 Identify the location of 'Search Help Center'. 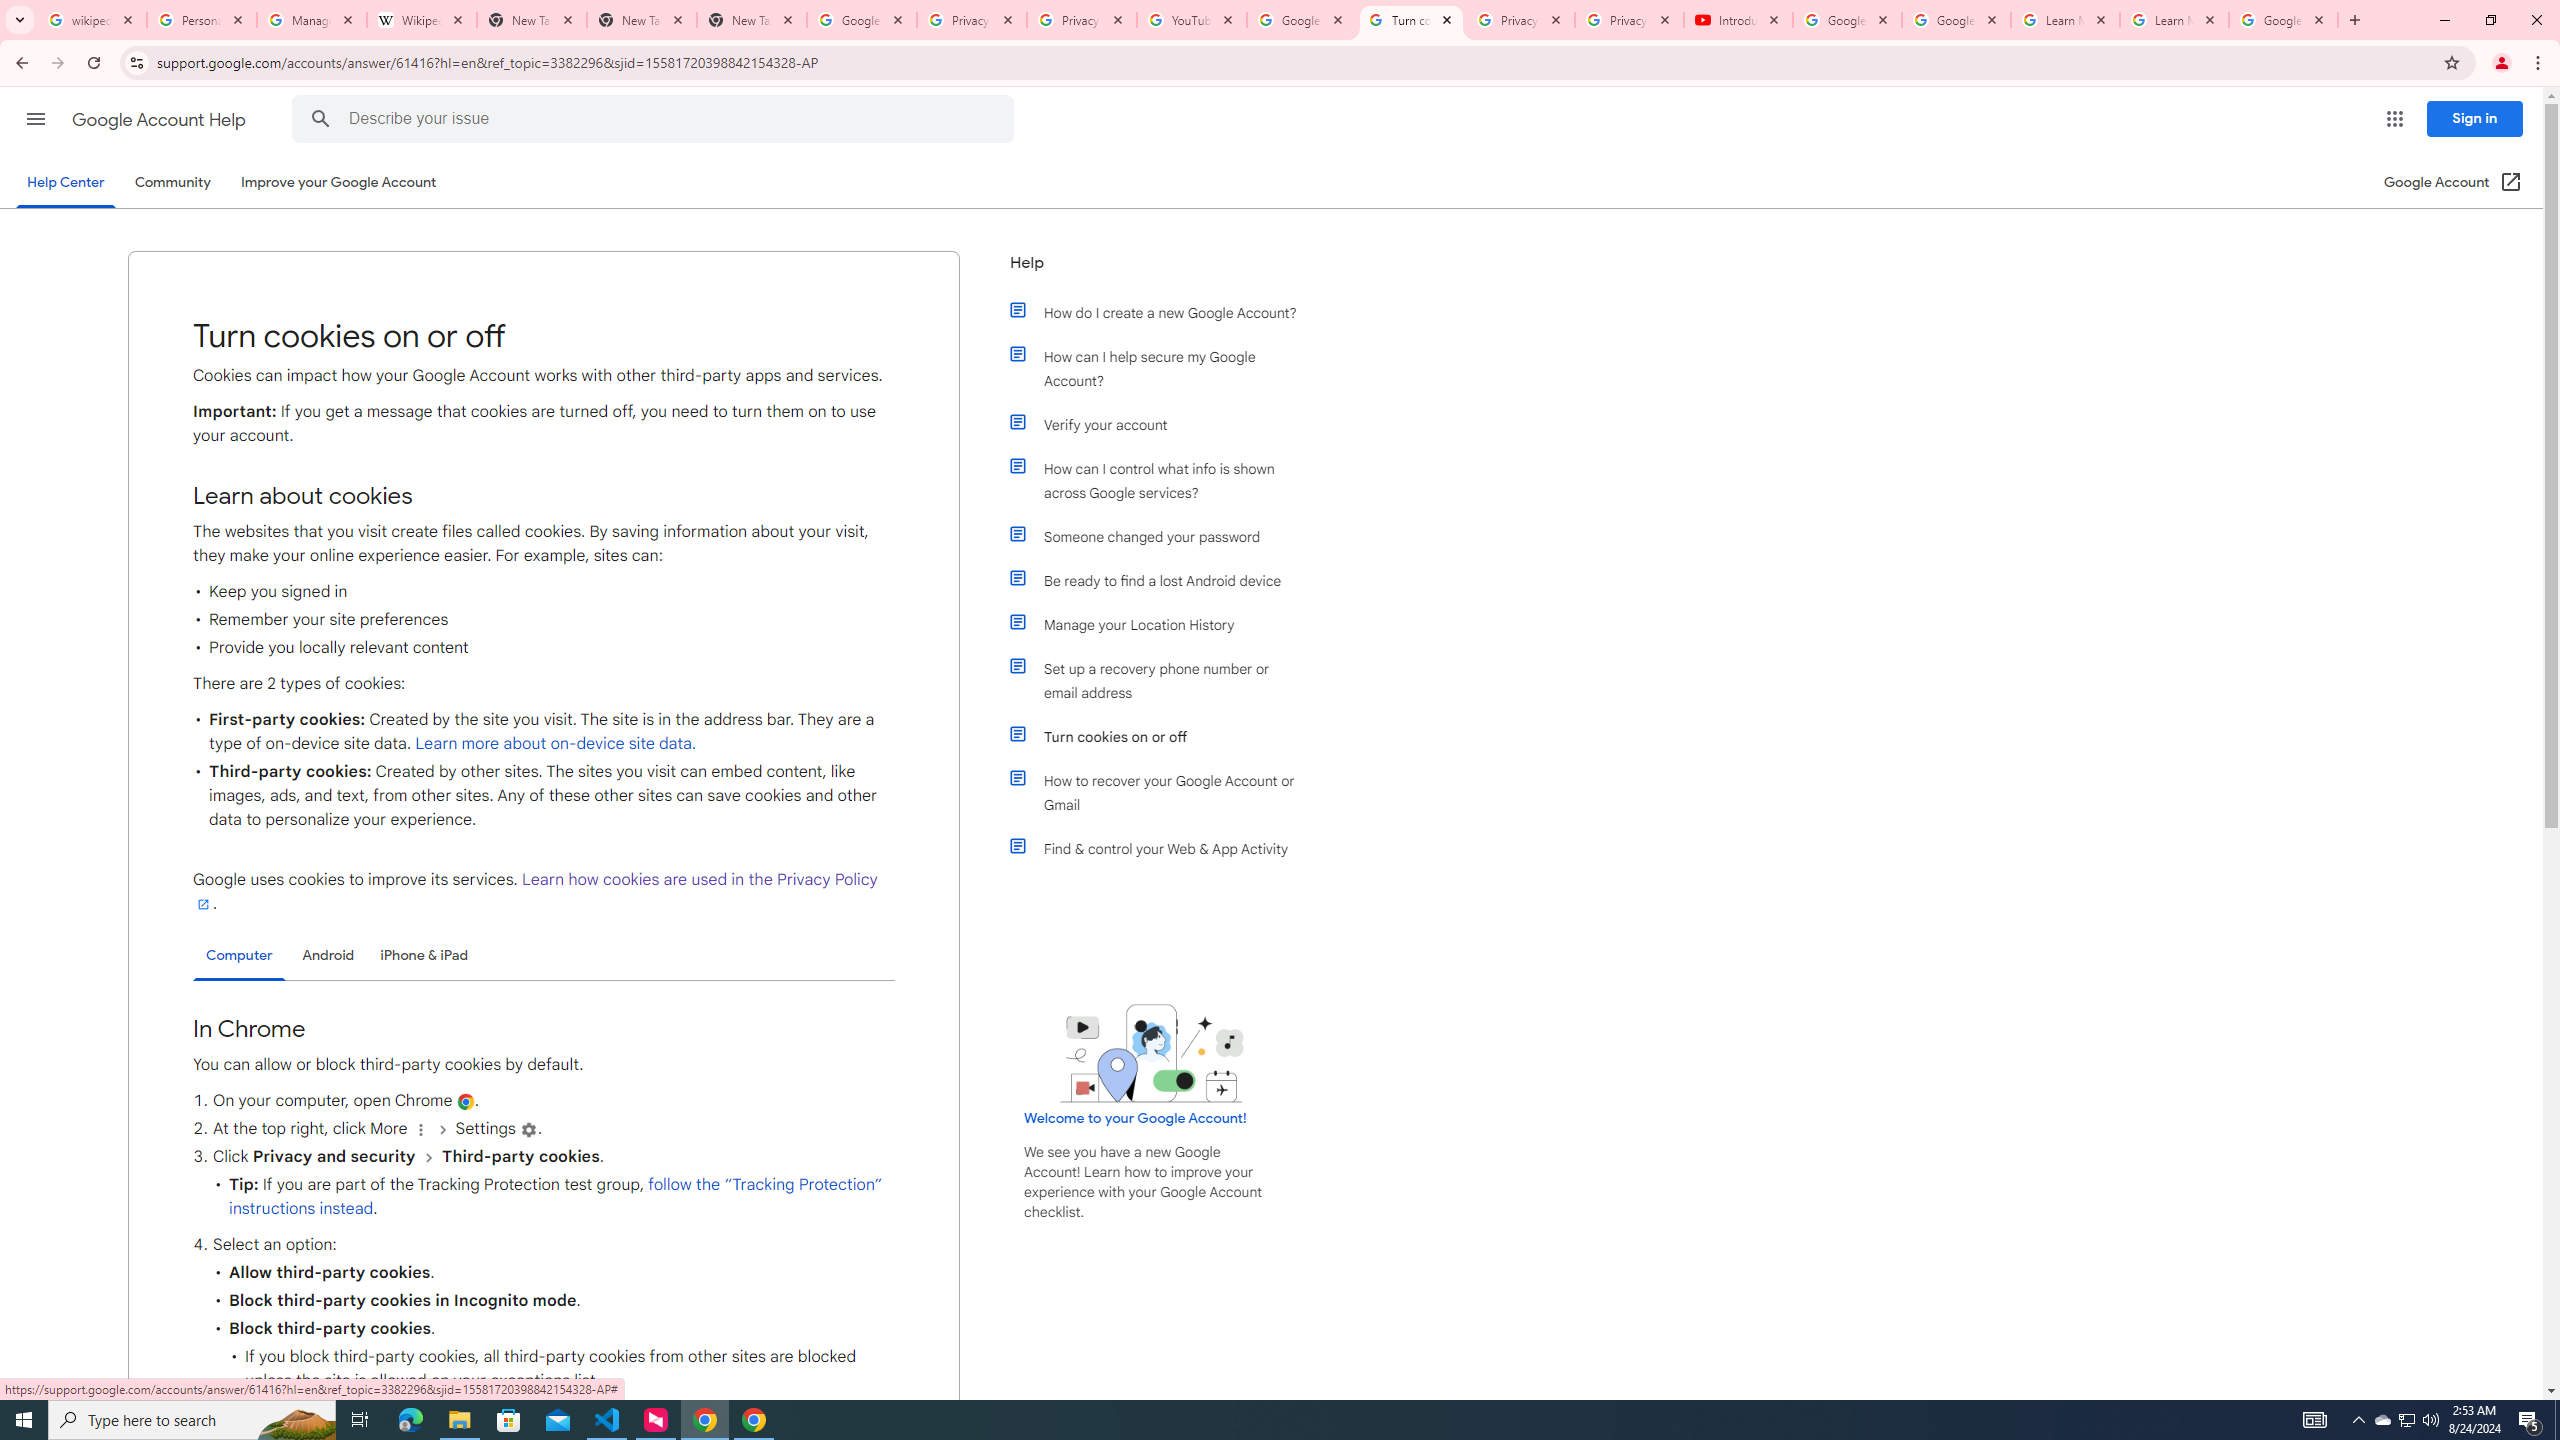
(319, 118).